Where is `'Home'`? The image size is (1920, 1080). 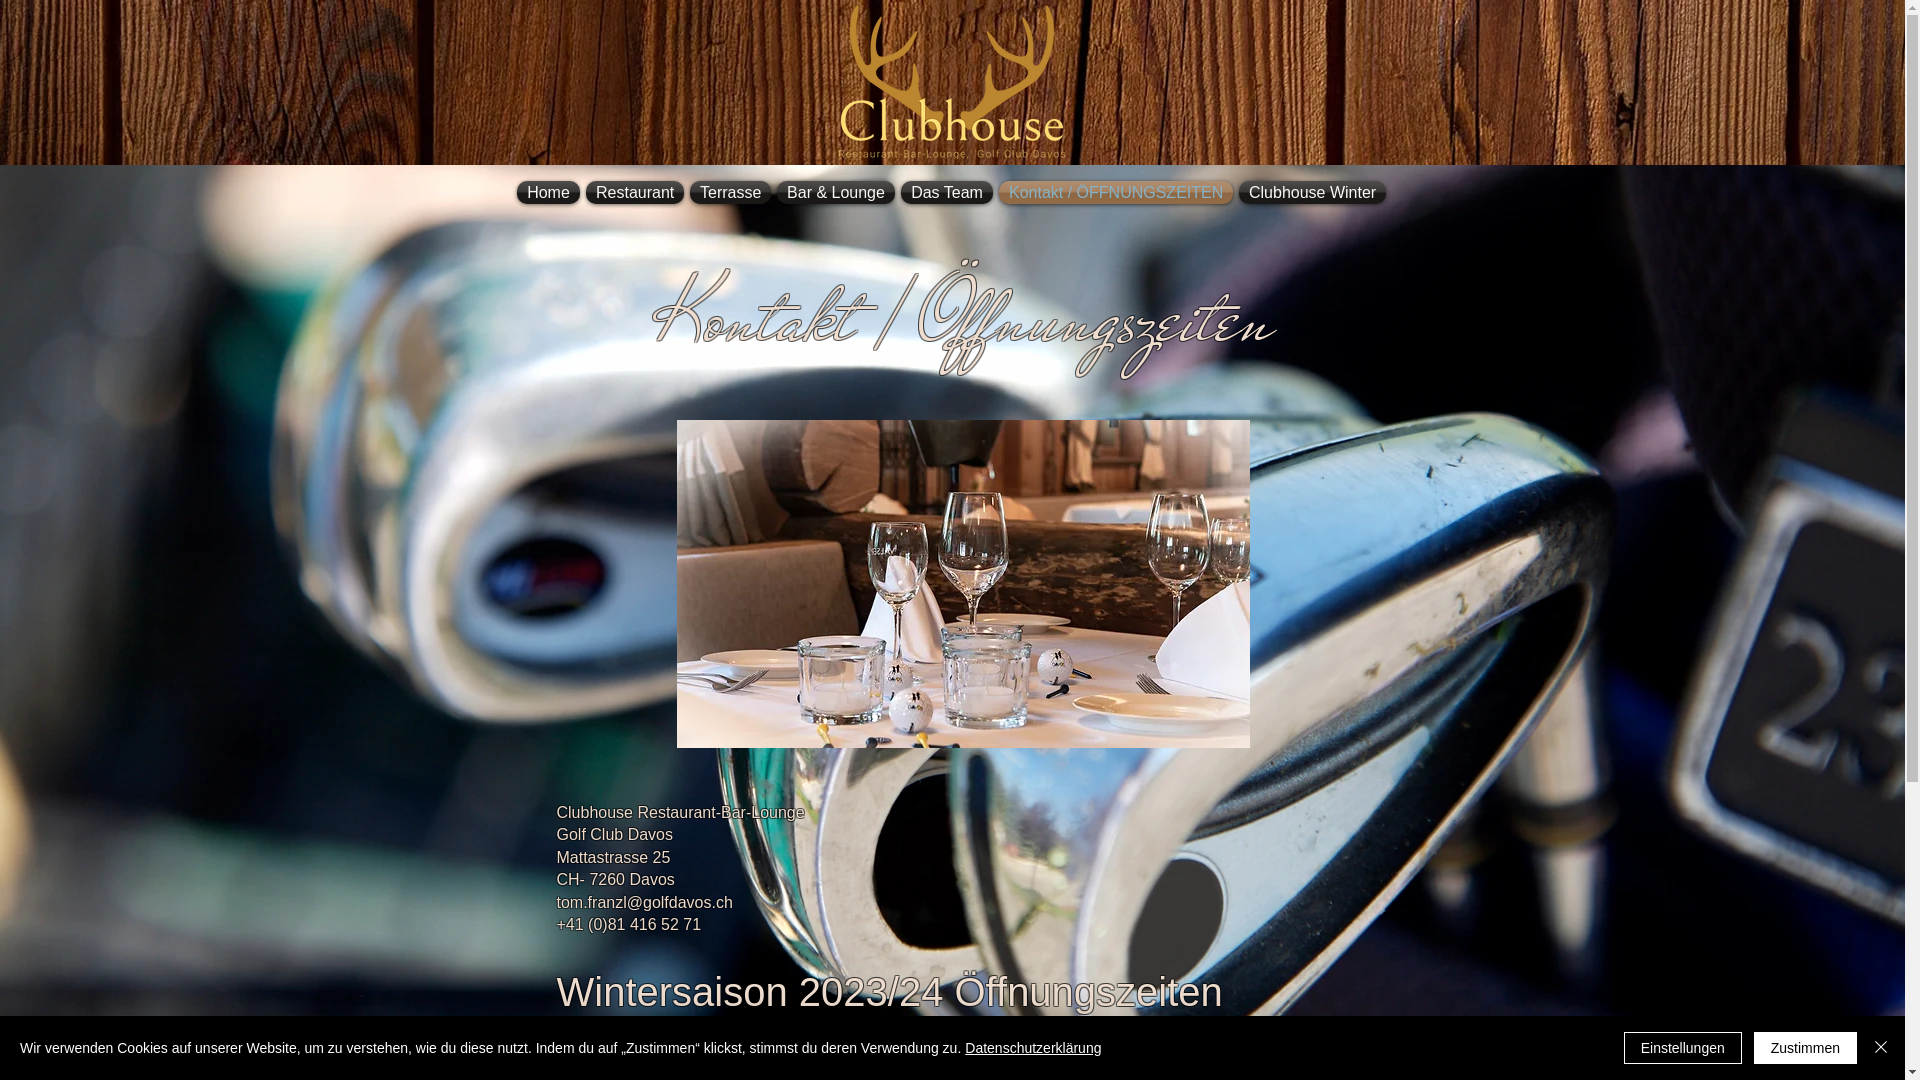
'Home' is located at coordinates (548, 192).